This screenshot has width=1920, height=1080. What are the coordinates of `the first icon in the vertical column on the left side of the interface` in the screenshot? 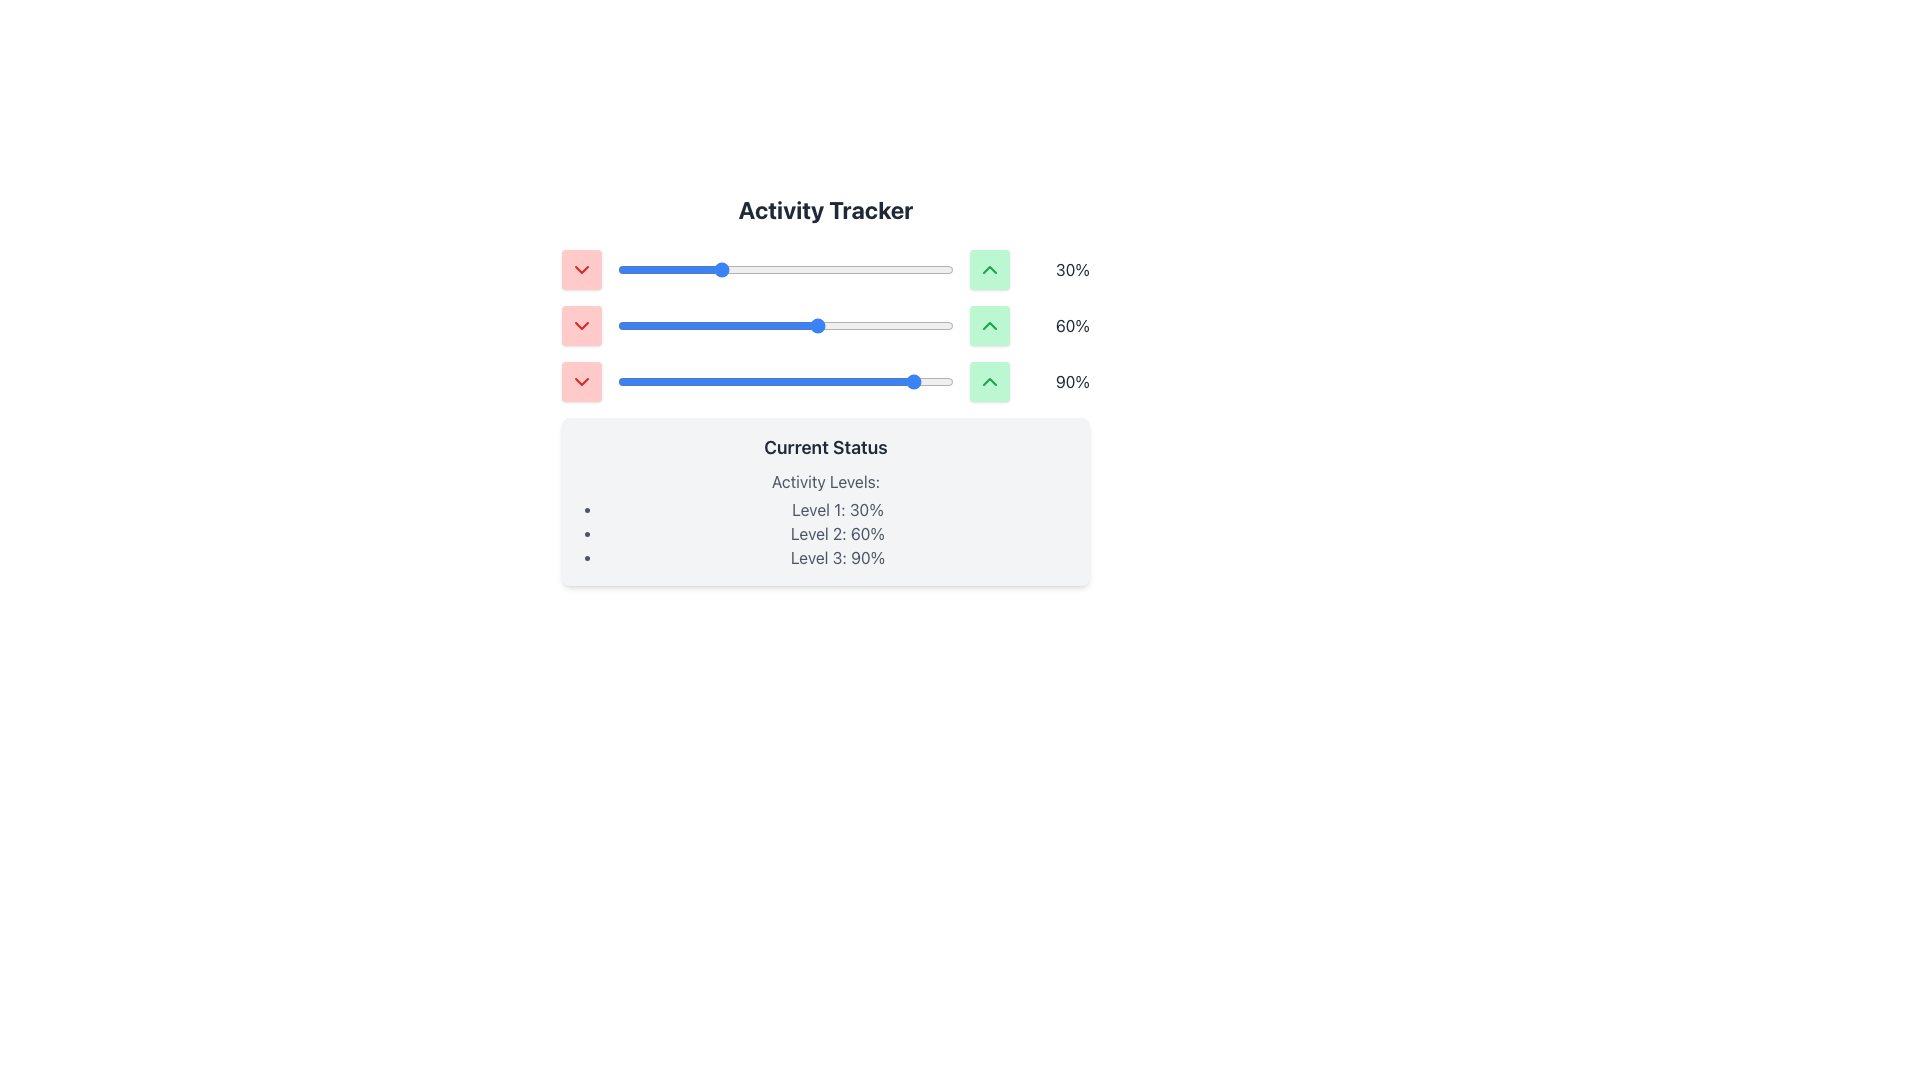 It's located at (580, 270).